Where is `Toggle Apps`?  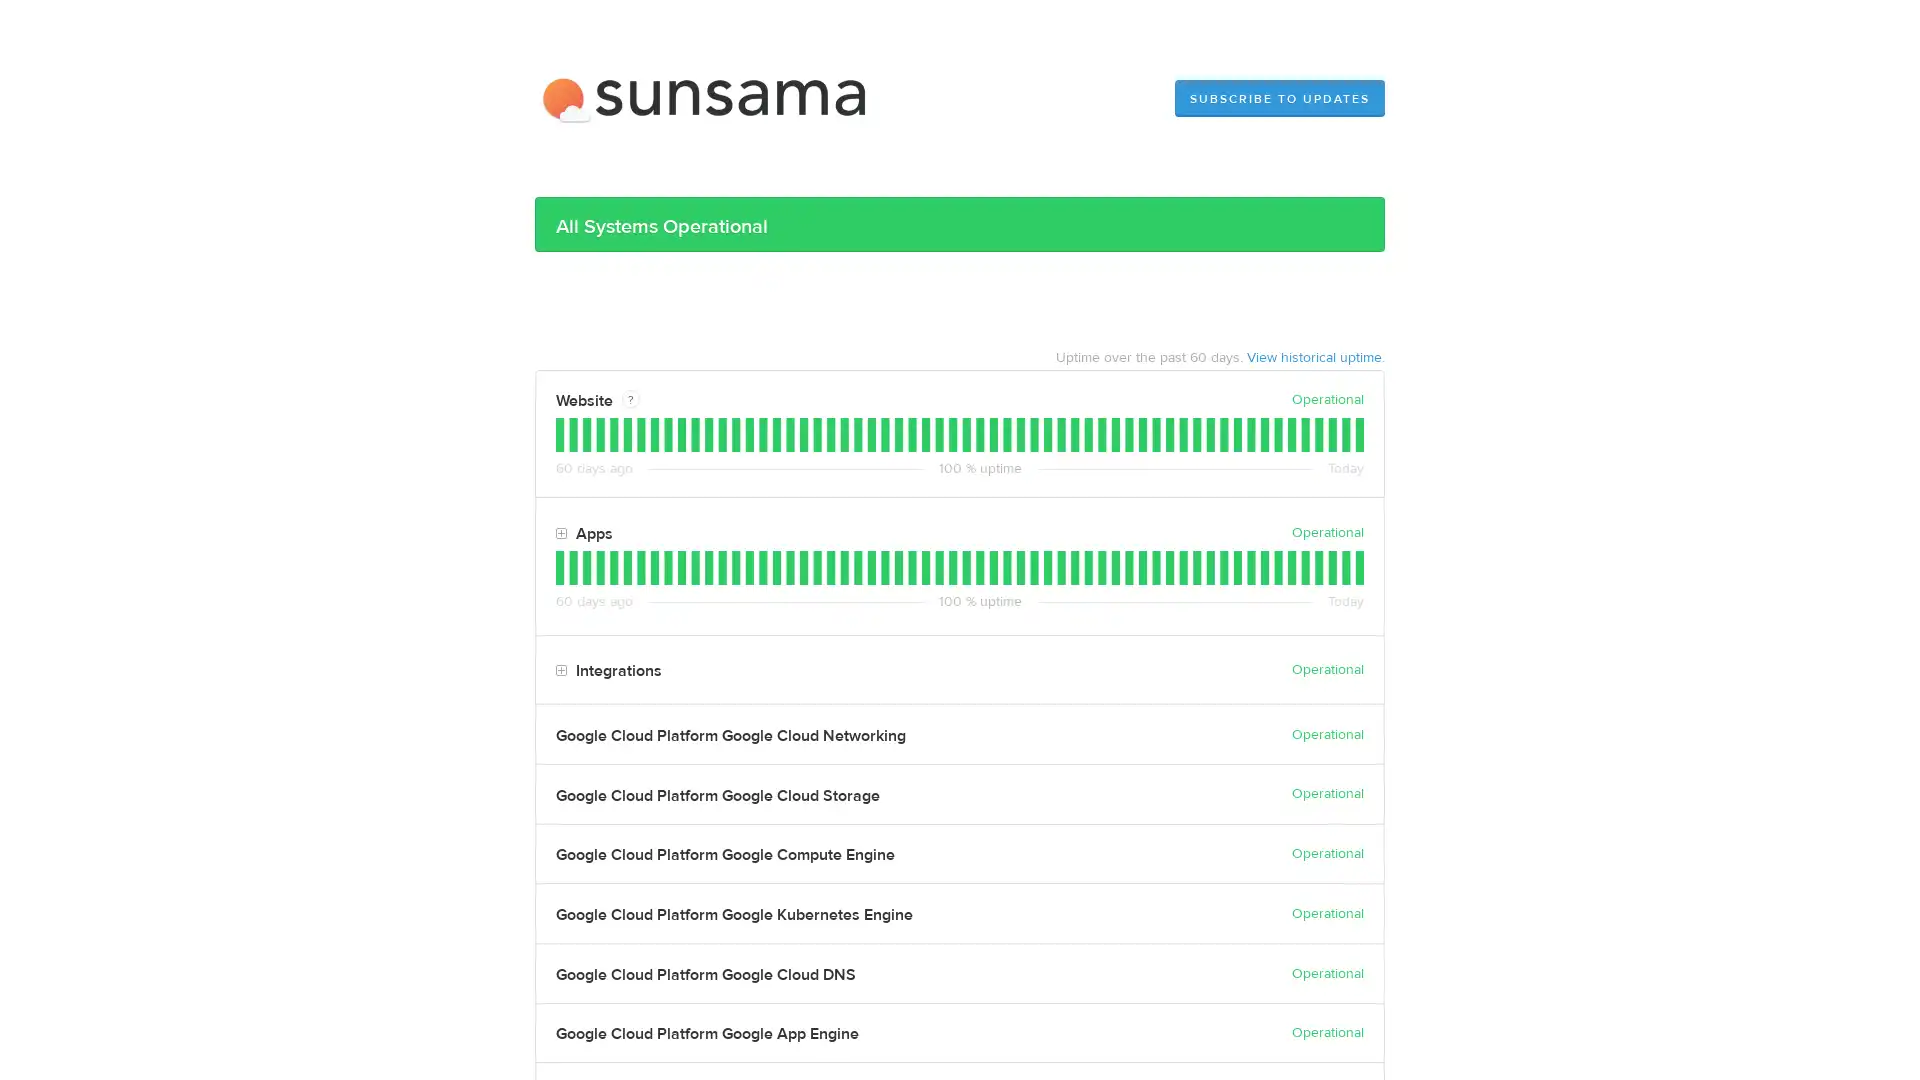 Toggle Apps is located at coordinates (560, 532).